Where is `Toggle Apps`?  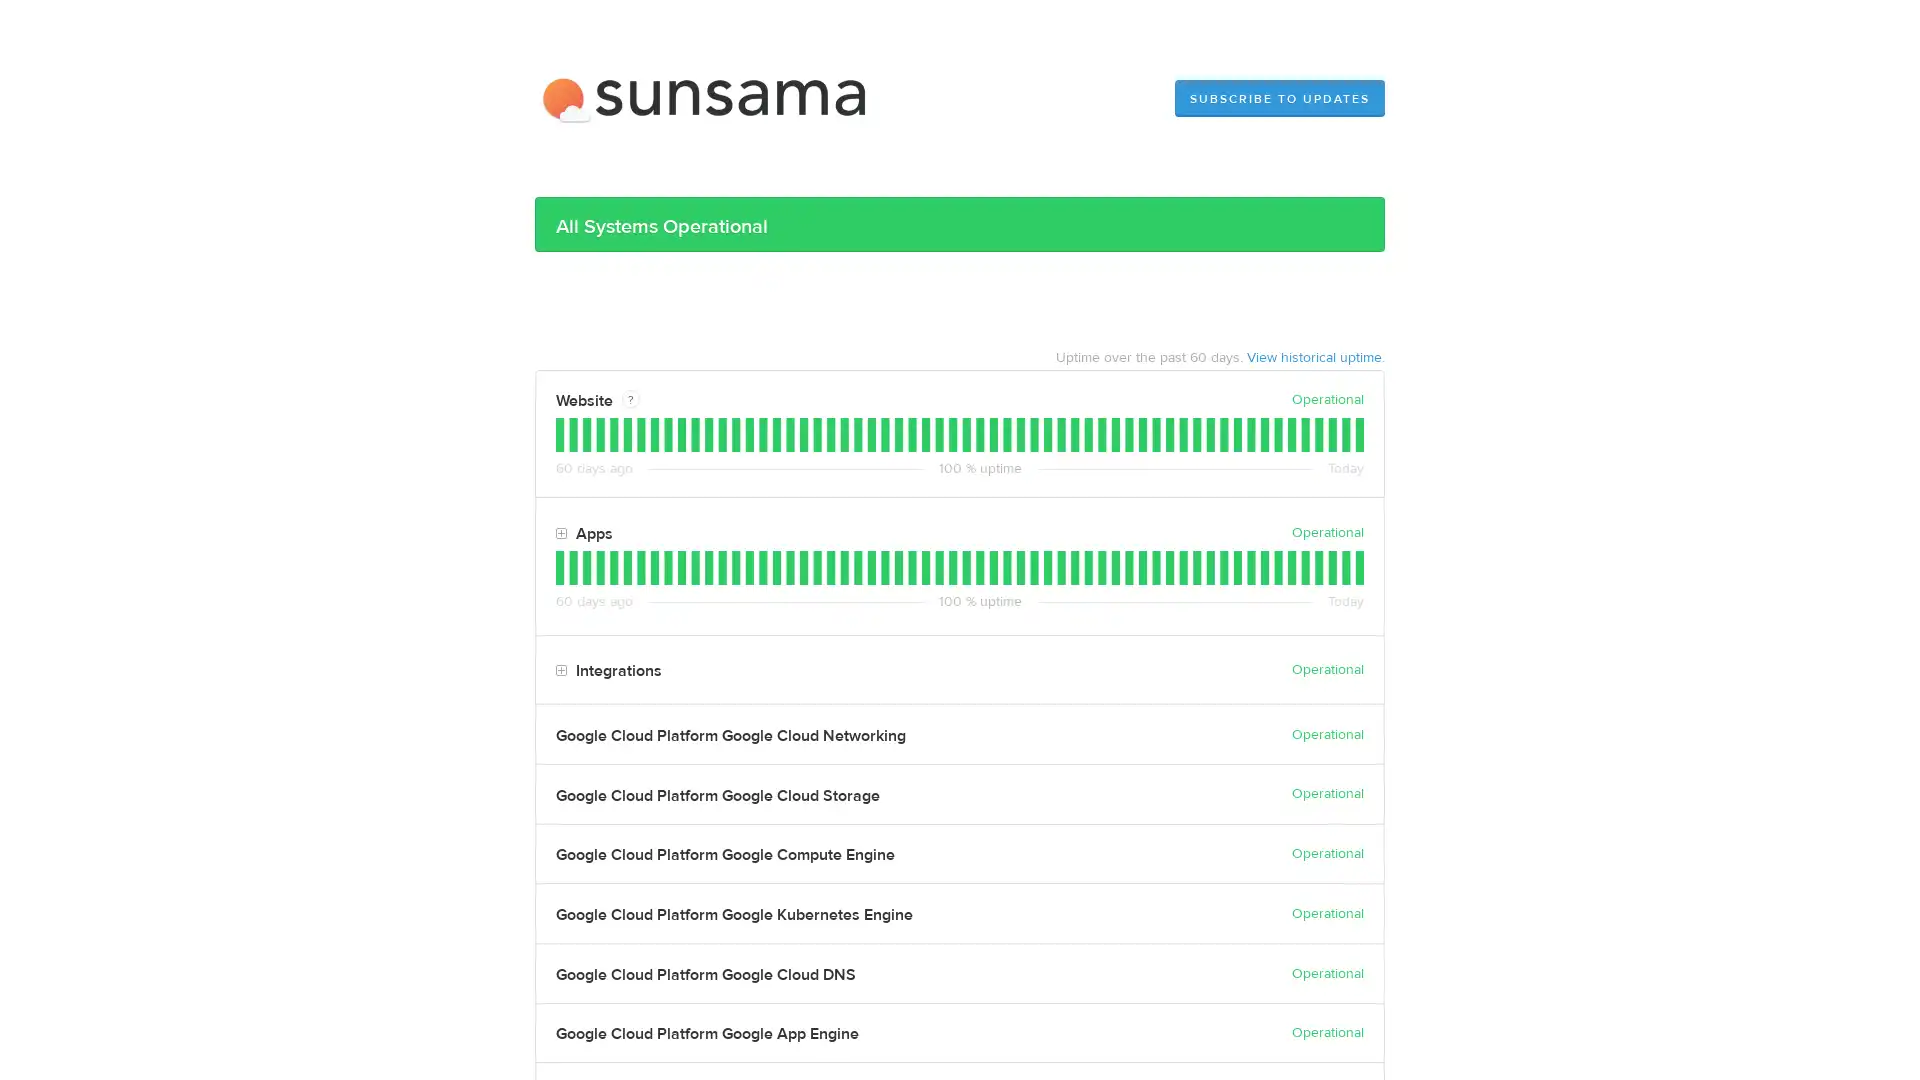 Toggle Apps is located at coordinates (560, 532).